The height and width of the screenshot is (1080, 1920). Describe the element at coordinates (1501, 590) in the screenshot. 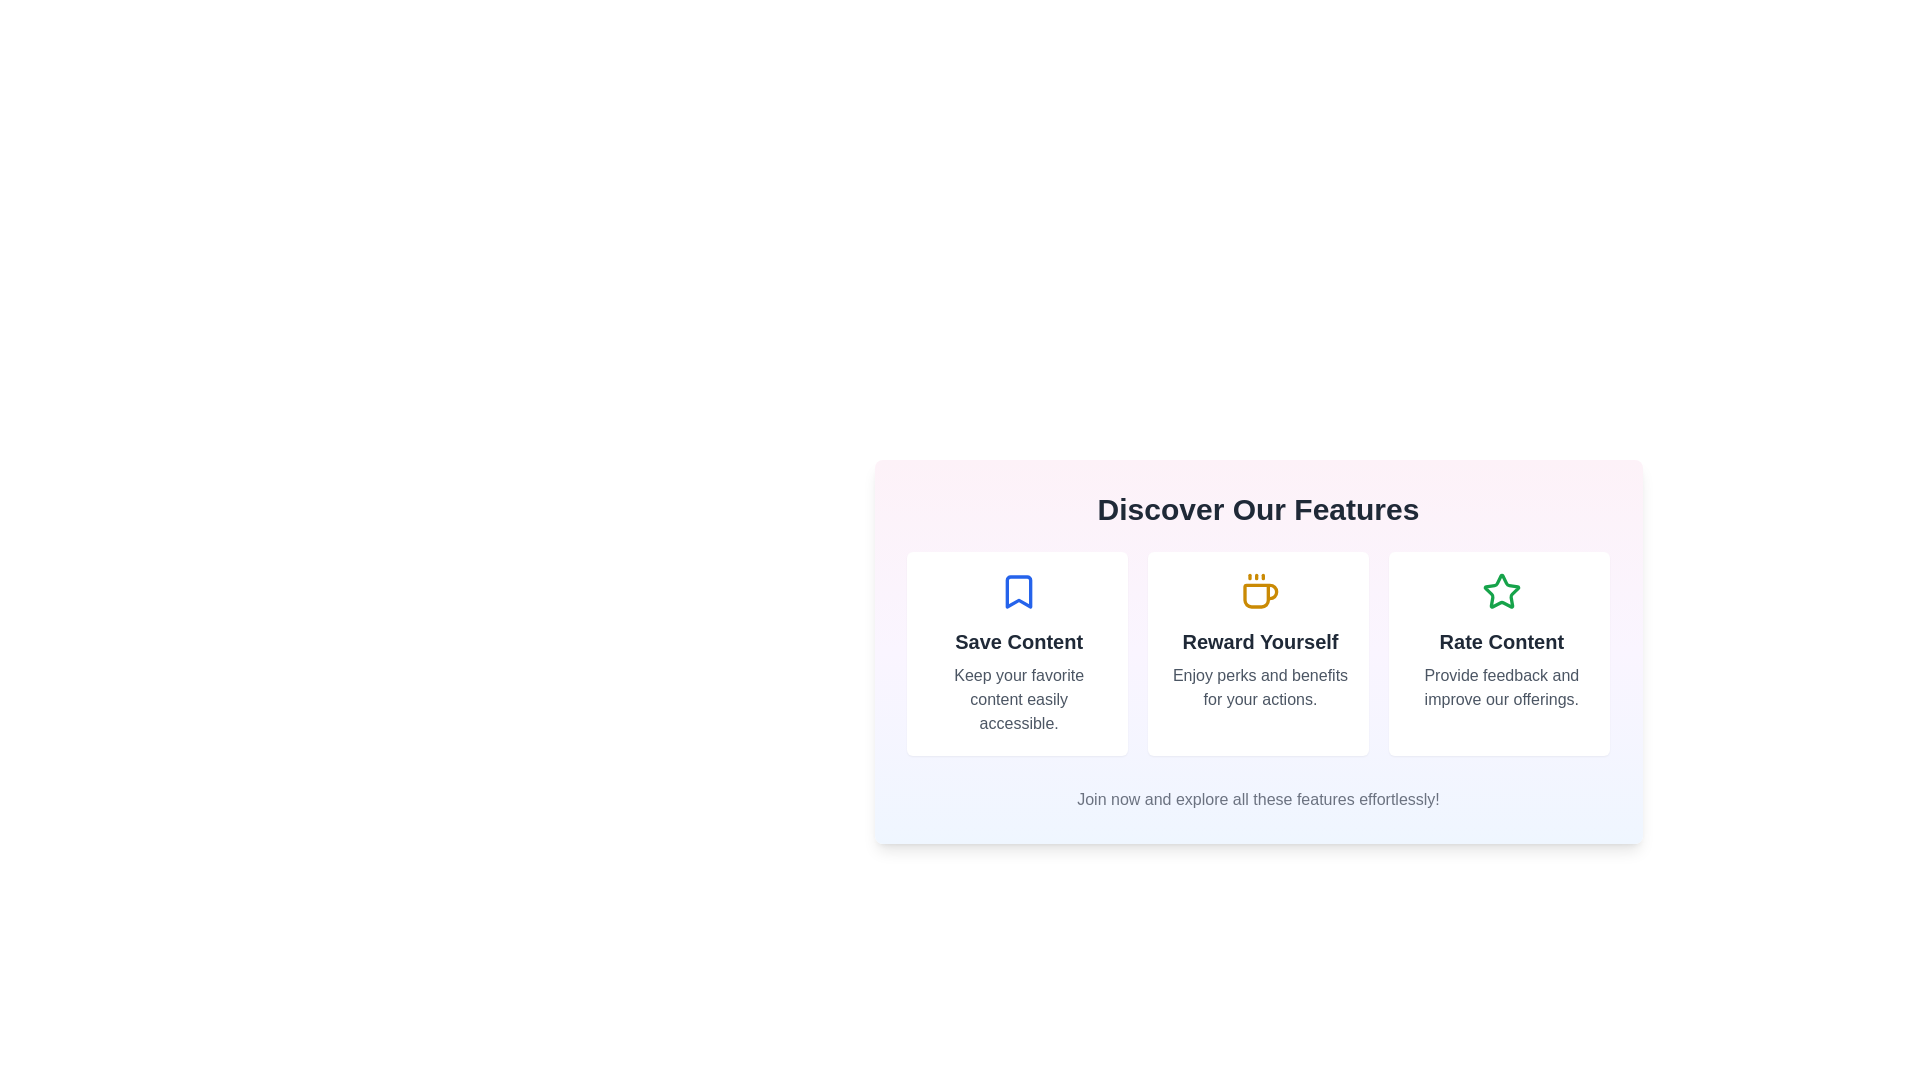

I see `the green star icon with a white fill inside it, located in the 'Rate Content' card, which is the third card from the left in a horizontal arrangement` at that location.